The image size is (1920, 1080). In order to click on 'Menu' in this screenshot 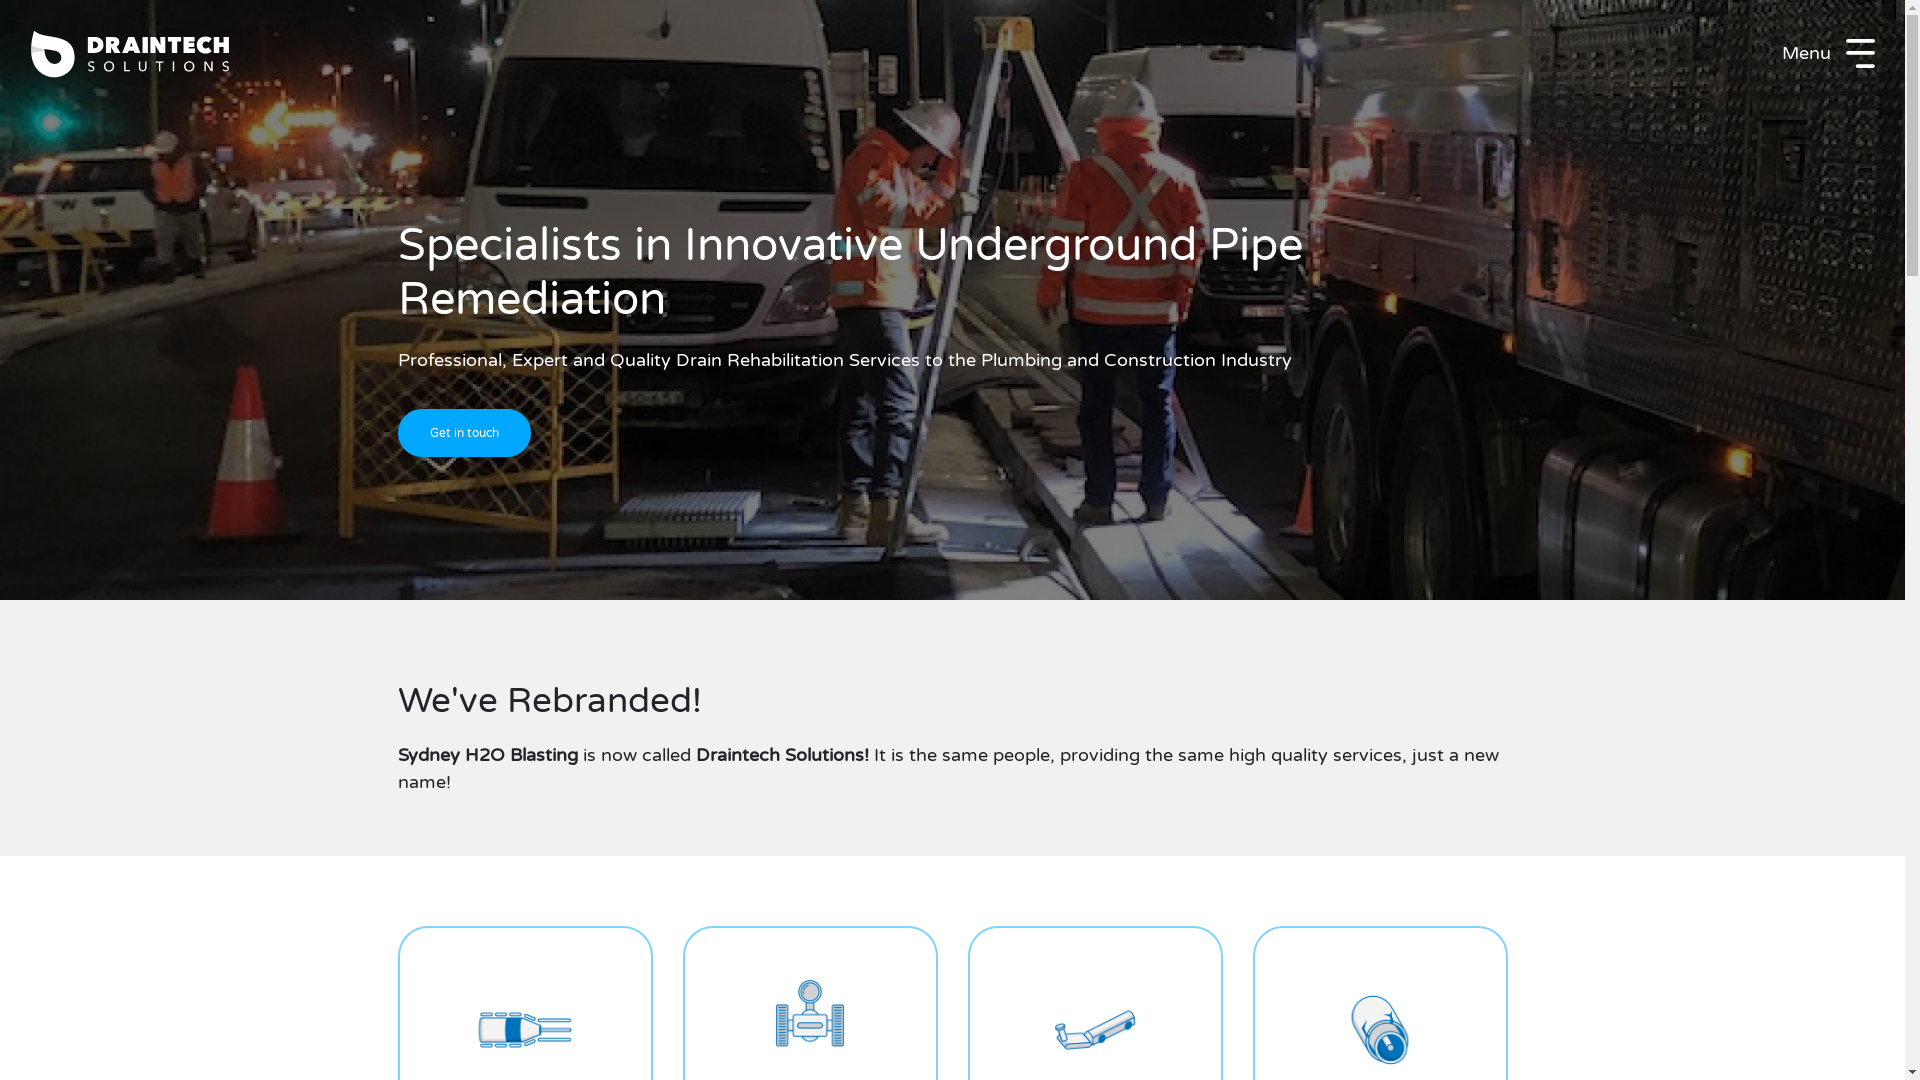, I will do `click(1828, 52)`.